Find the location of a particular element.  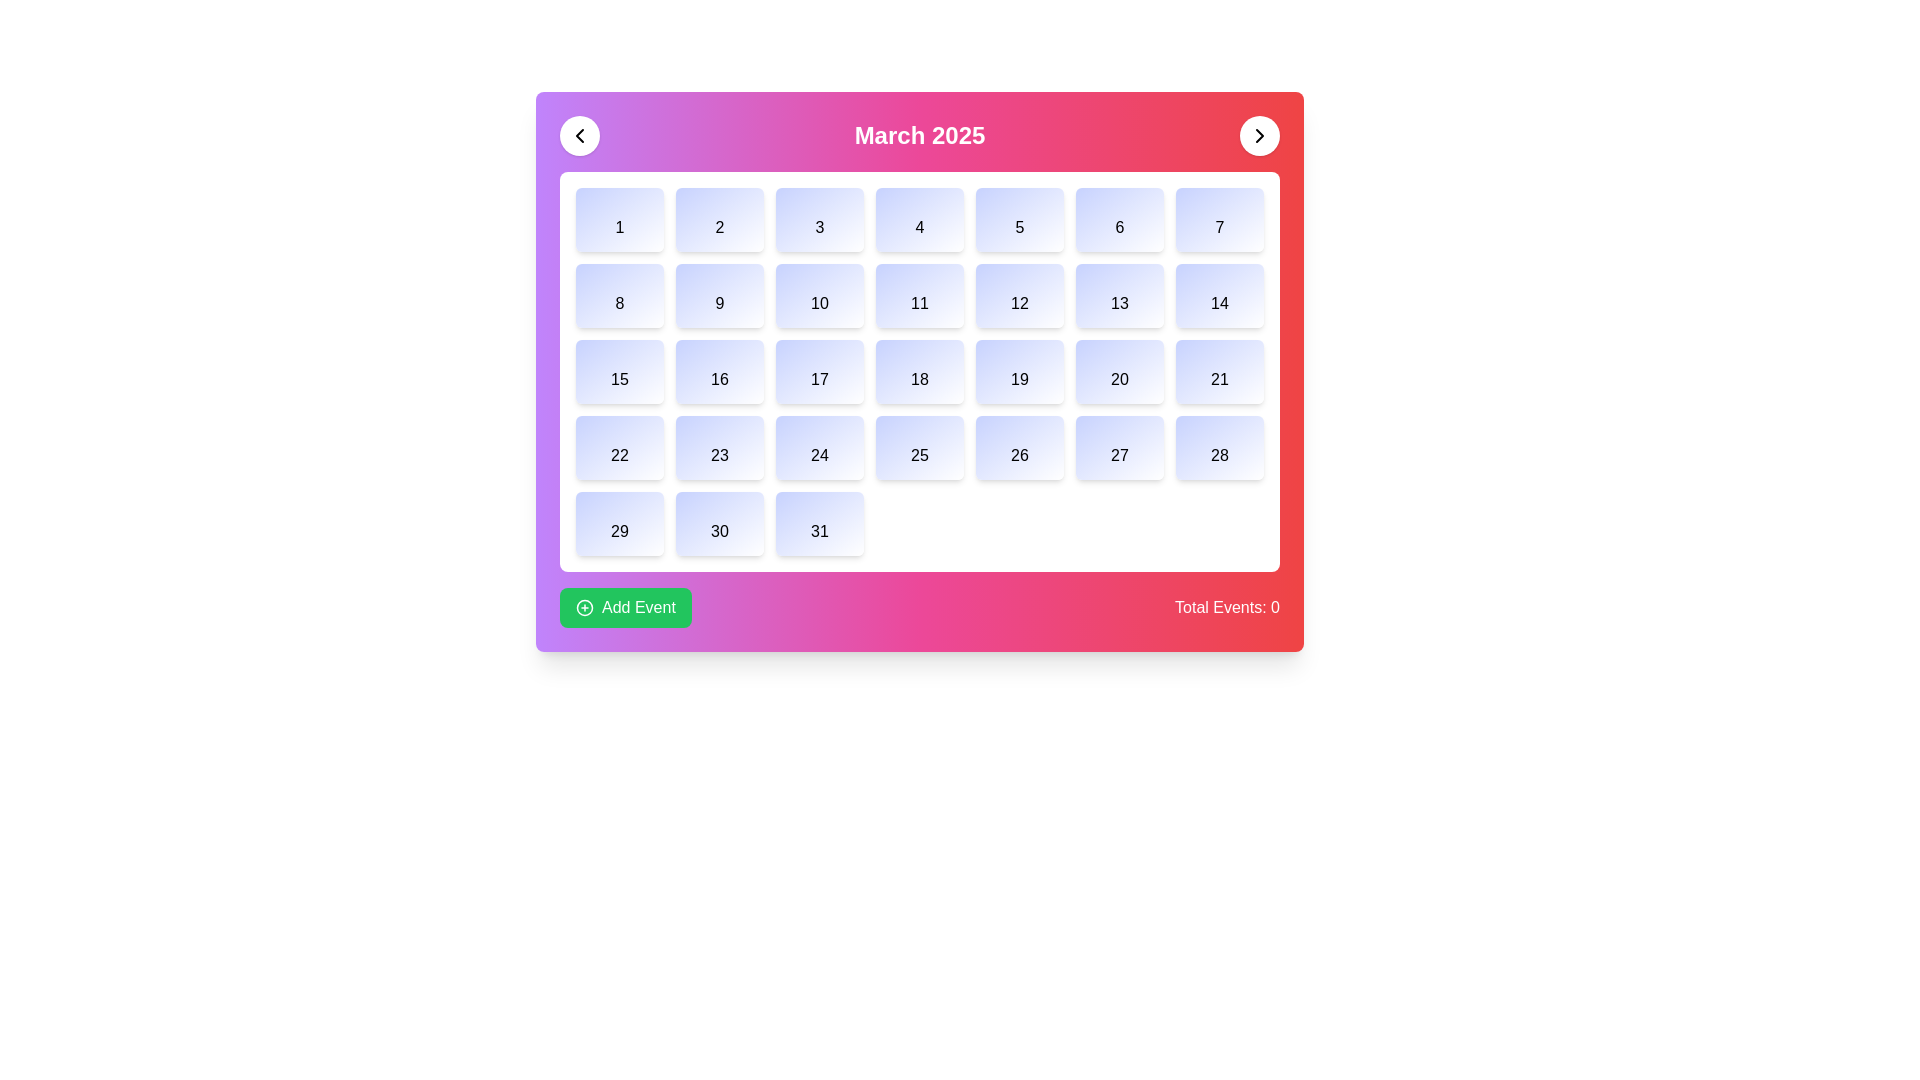

individual dates within the calendar grid for March 2025, which is displayed with a white background and blue gradient cells is located at coordinates (919, 371).